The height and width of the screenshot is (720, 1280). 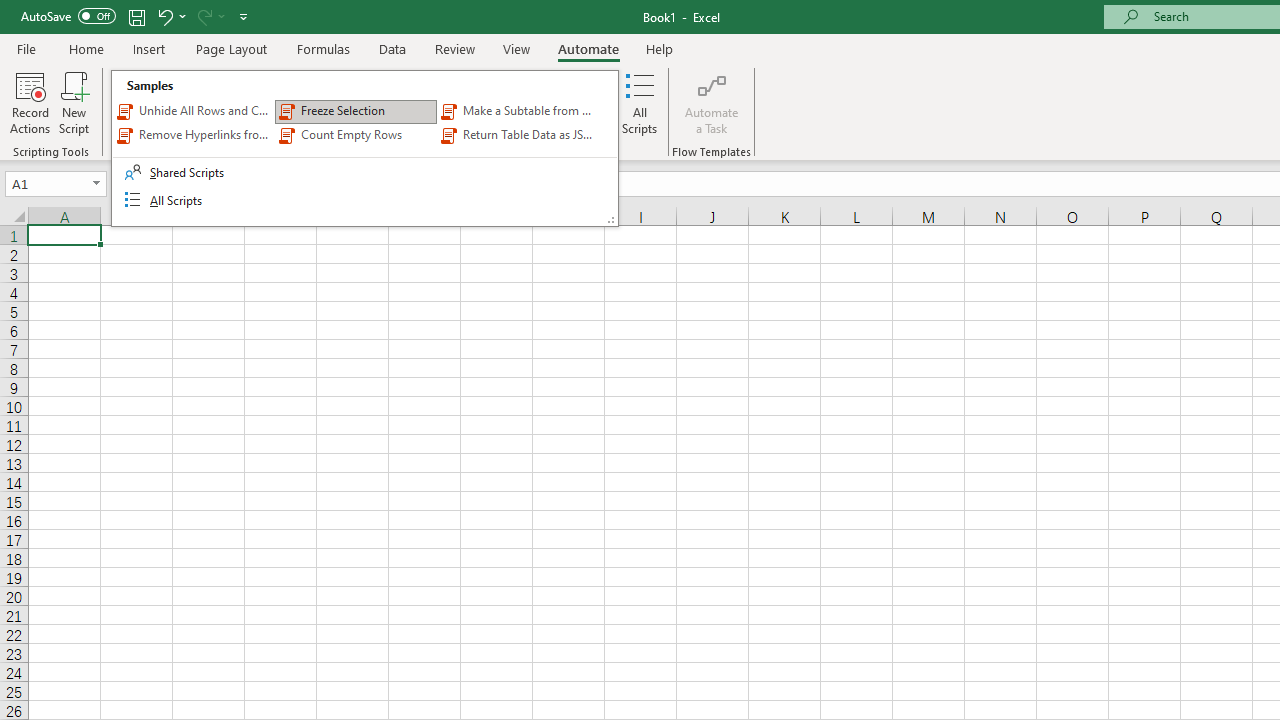 What do you see at coordinates (26, 47) in the screenshot?
I see `'File Tab'` at bounding box center [26, 47].